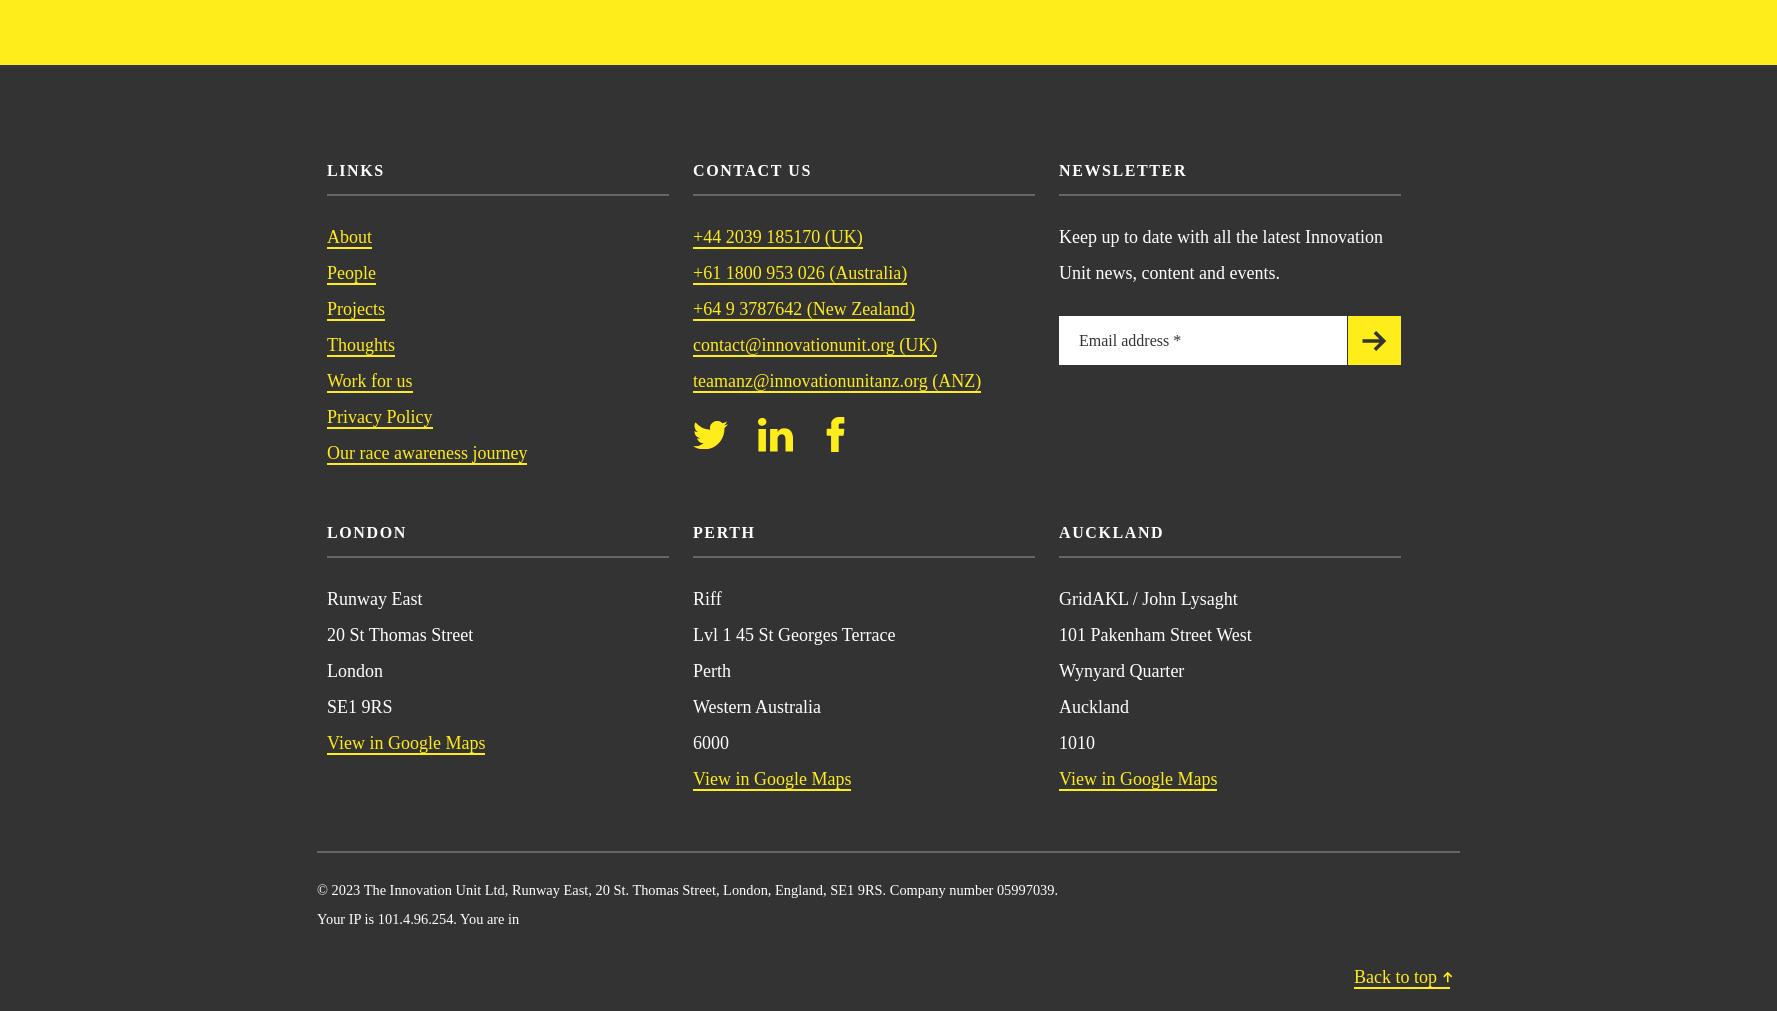 This screenshot has width=1777, height=1011. Describe the element at coordinates (1122, 168) in the screenshot. I see `'Newsletter'` at that location.